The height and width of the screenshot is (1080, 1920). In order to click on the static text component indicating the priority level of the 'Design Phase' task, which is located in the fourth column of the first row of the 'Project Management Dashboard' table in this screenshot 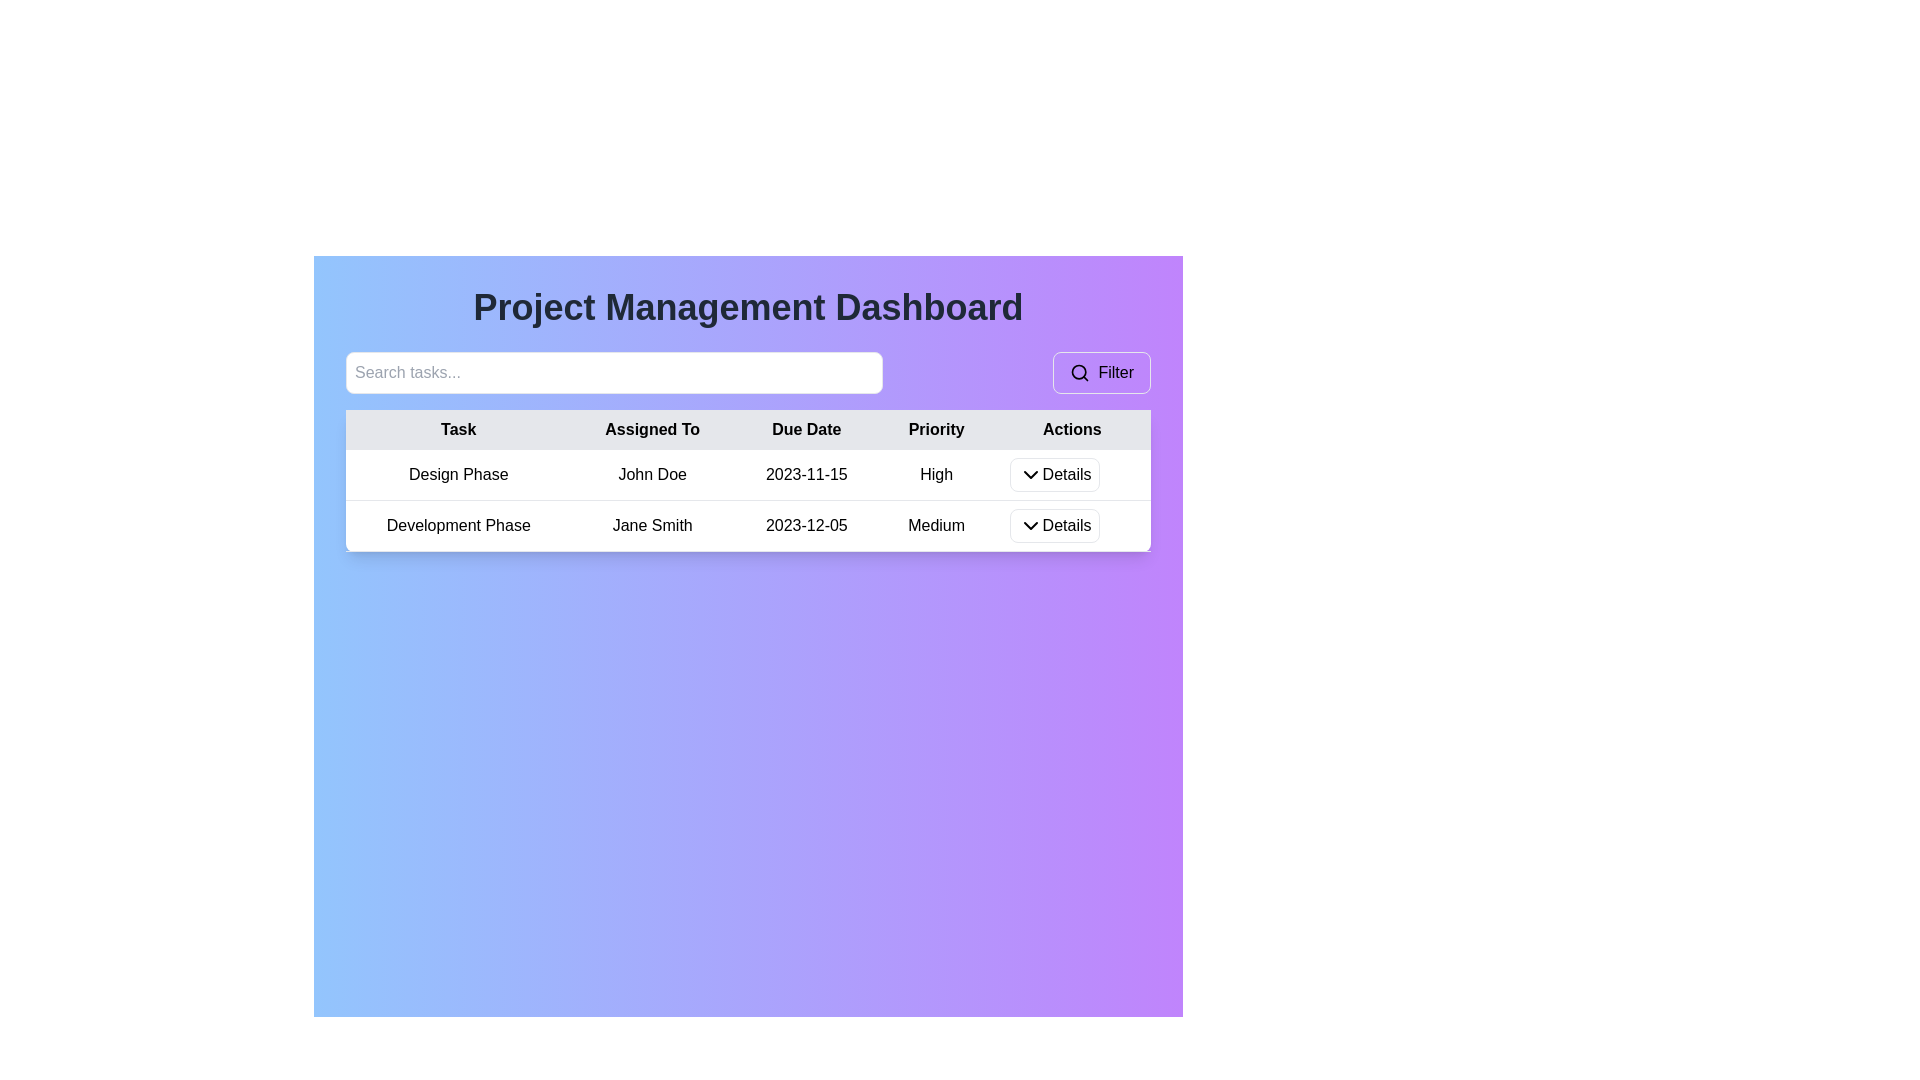, I will do `click(935, 475)`.